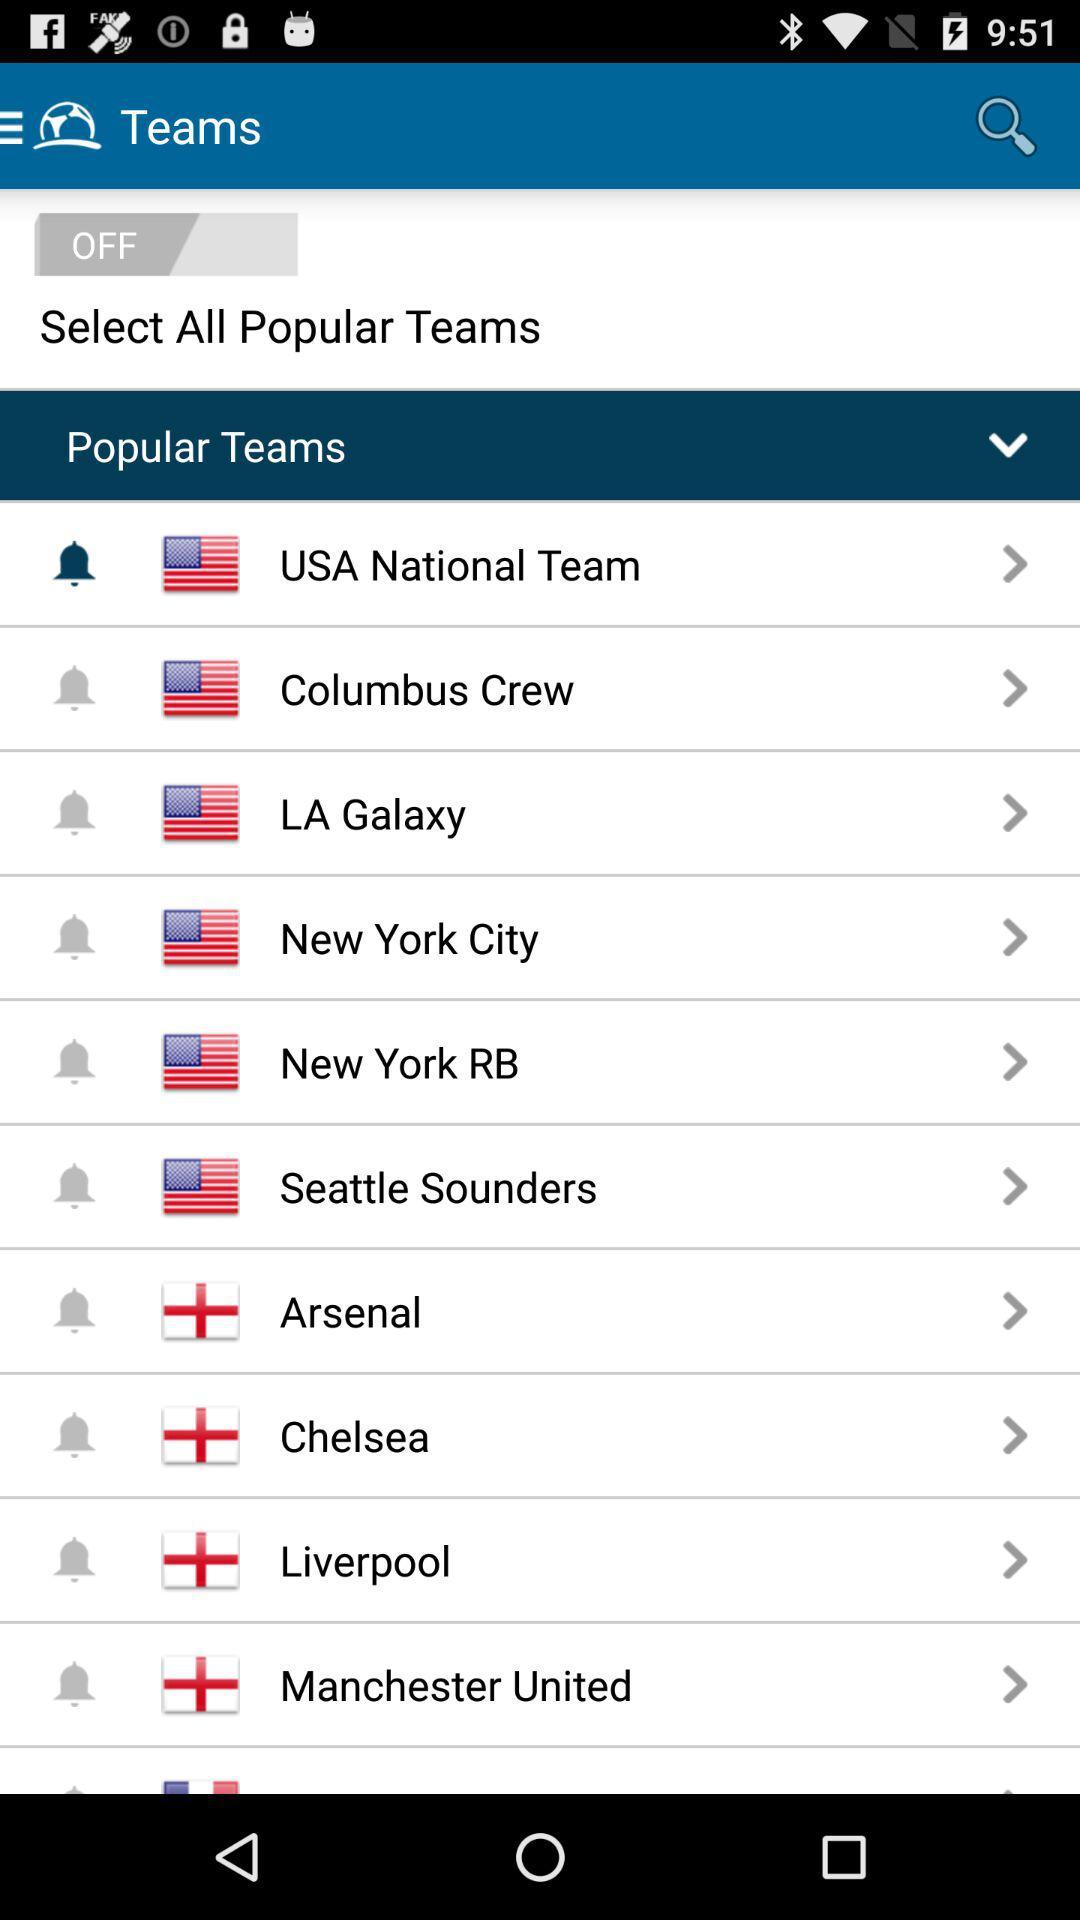 This screenshot has width=1080, height=1920. I want to click on the next arrow button, so click(1015, 1683).